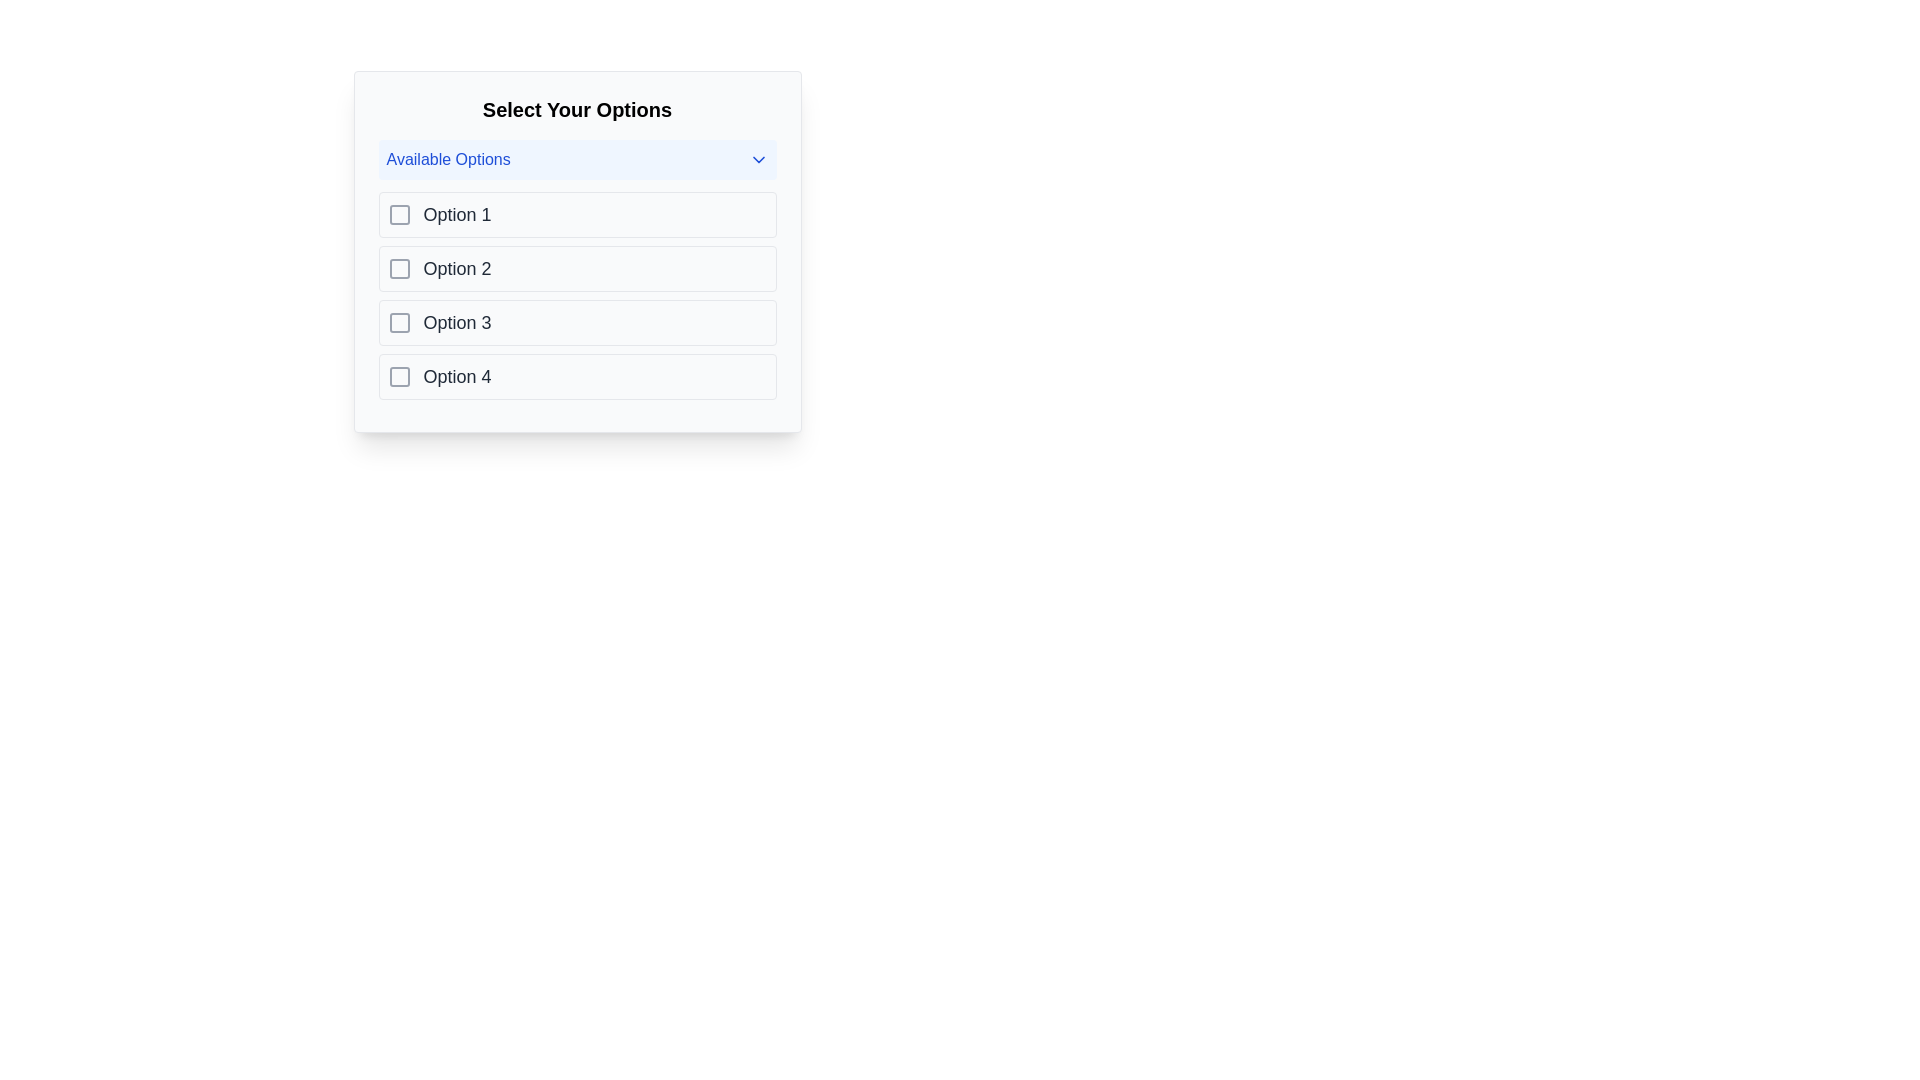  I want to click on the downward-pointing chevron icon with a thin blue outline, which is located at the far right of the 'Available Options' text, so click(757, 158).